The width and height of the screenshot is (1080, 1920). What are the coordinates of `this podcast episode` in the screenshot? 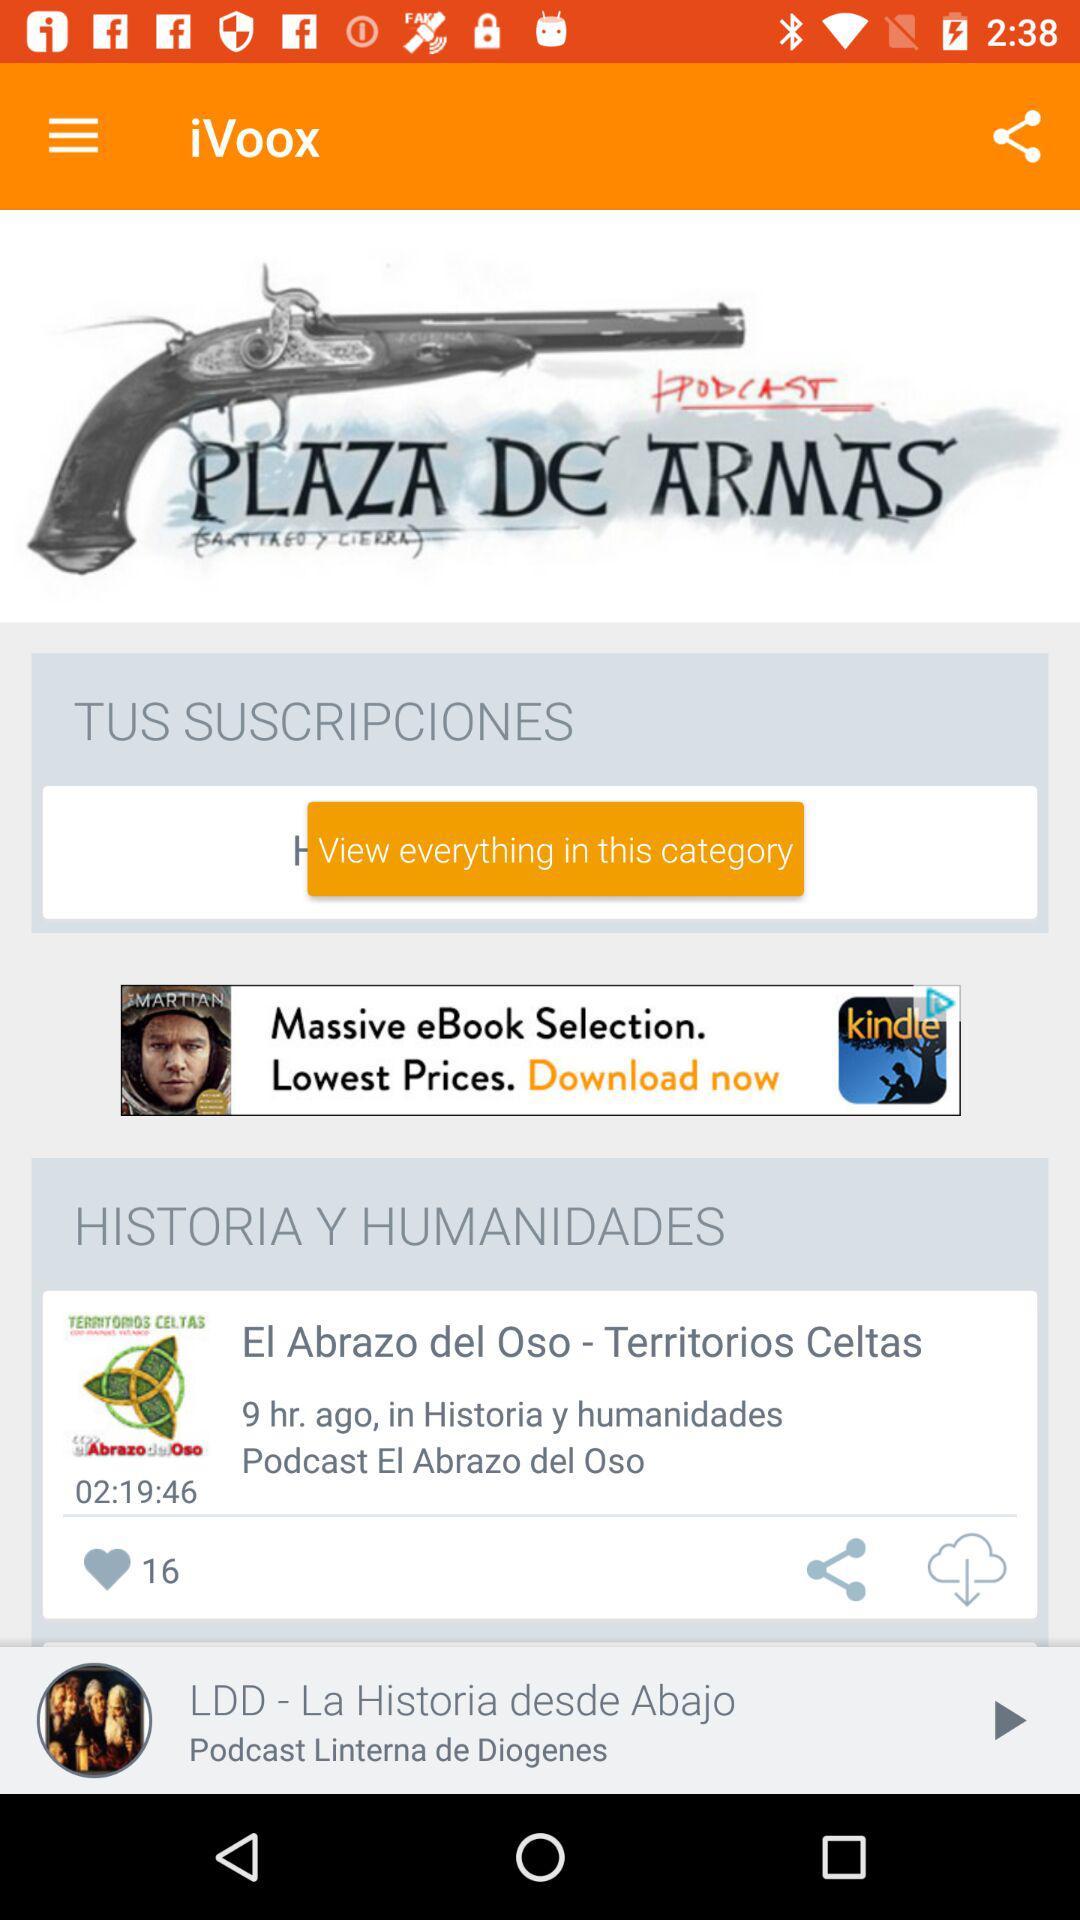 It's located at (135, 1384).